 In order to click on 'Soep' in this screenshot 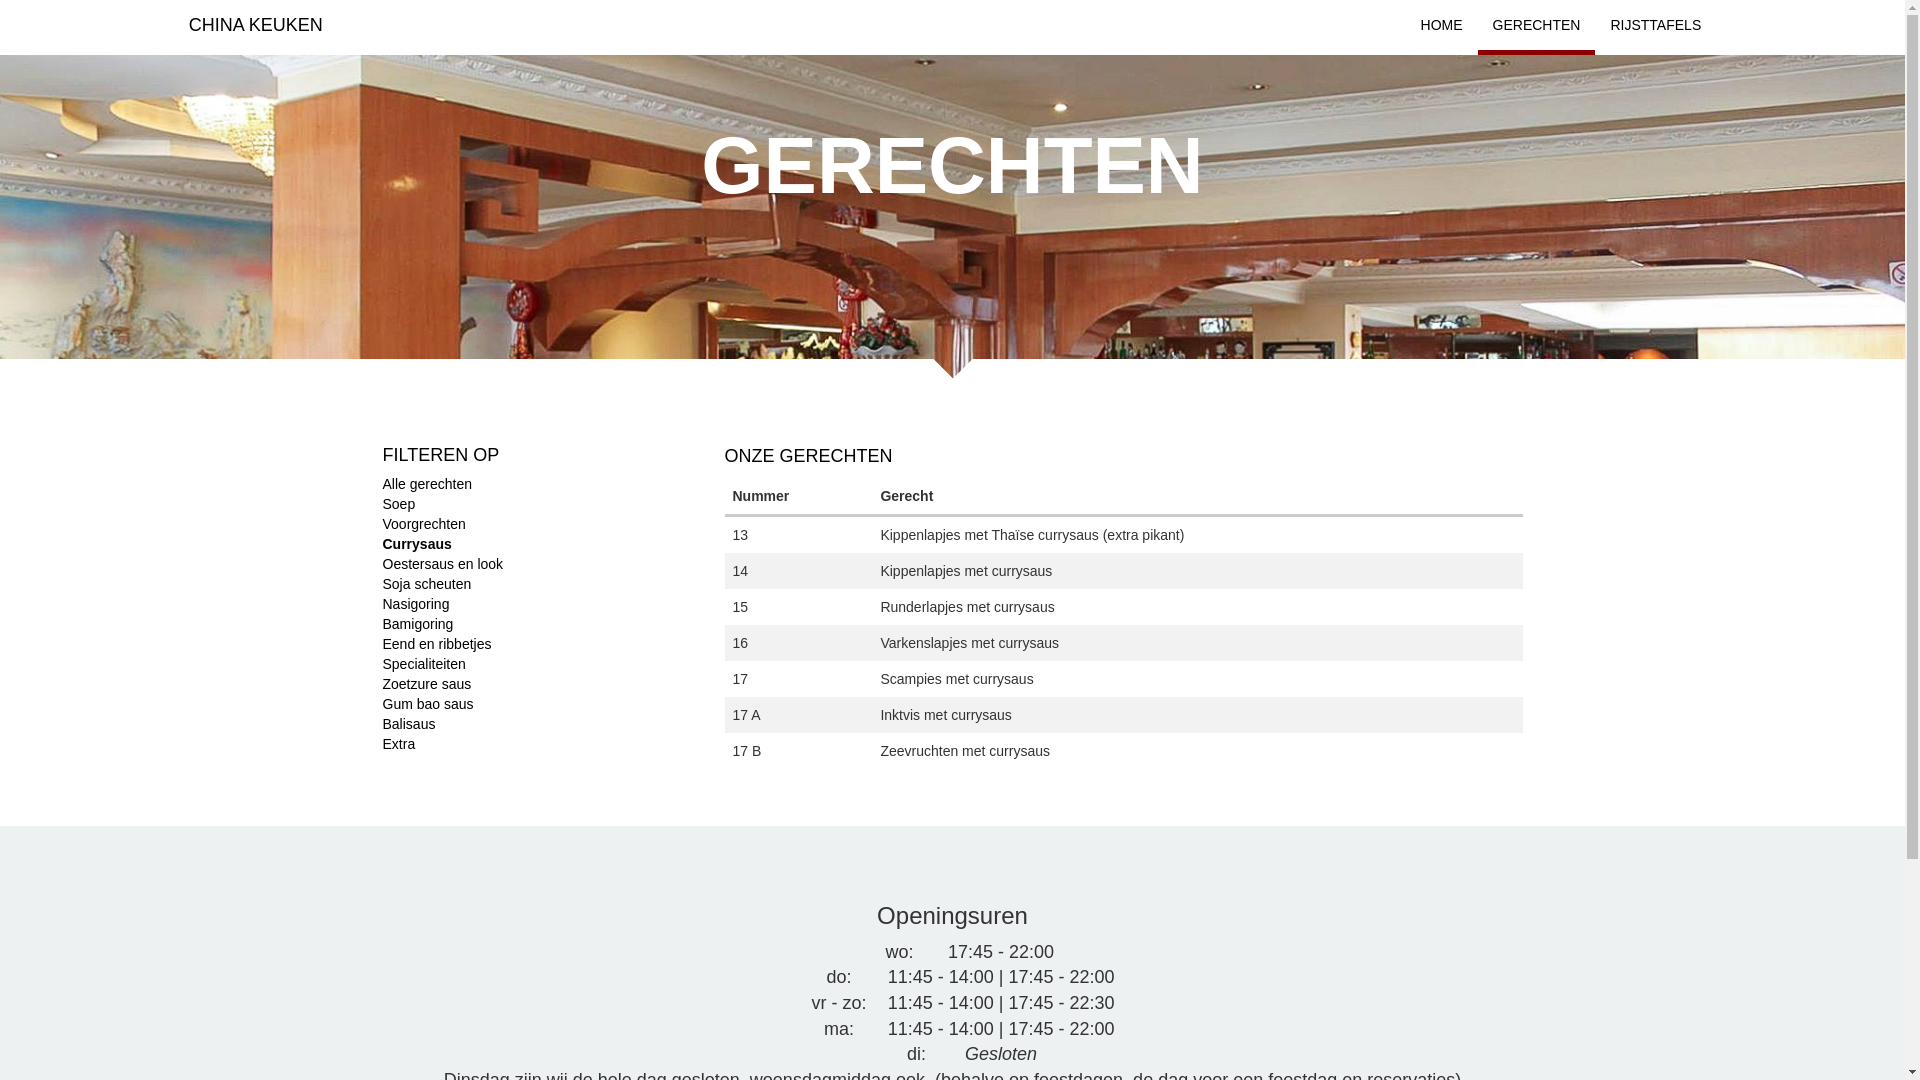, I will do `click(398, 503)`.